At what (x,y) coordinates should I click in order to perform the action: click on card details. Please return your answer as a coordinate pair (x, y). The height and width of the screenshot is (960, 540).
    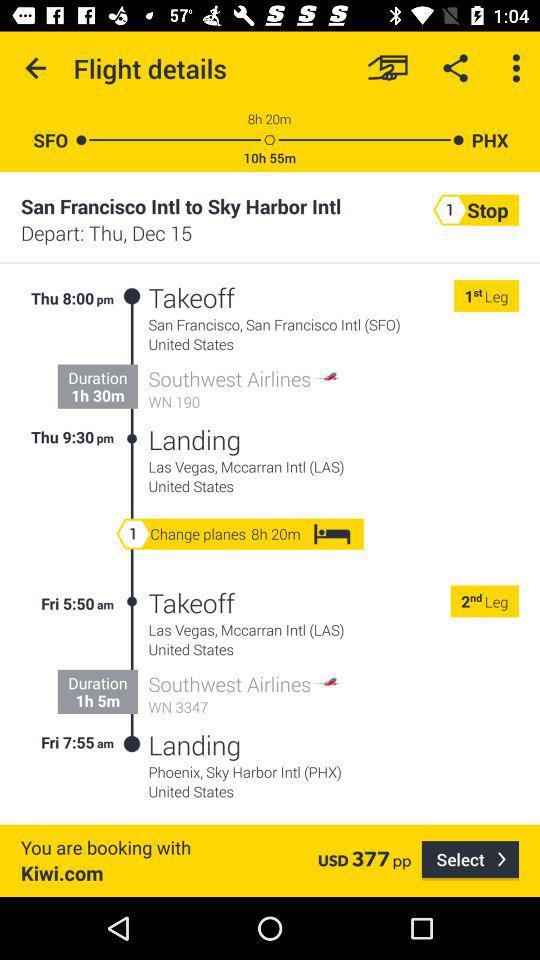
    Looking at the image, I should click on (387, 68).